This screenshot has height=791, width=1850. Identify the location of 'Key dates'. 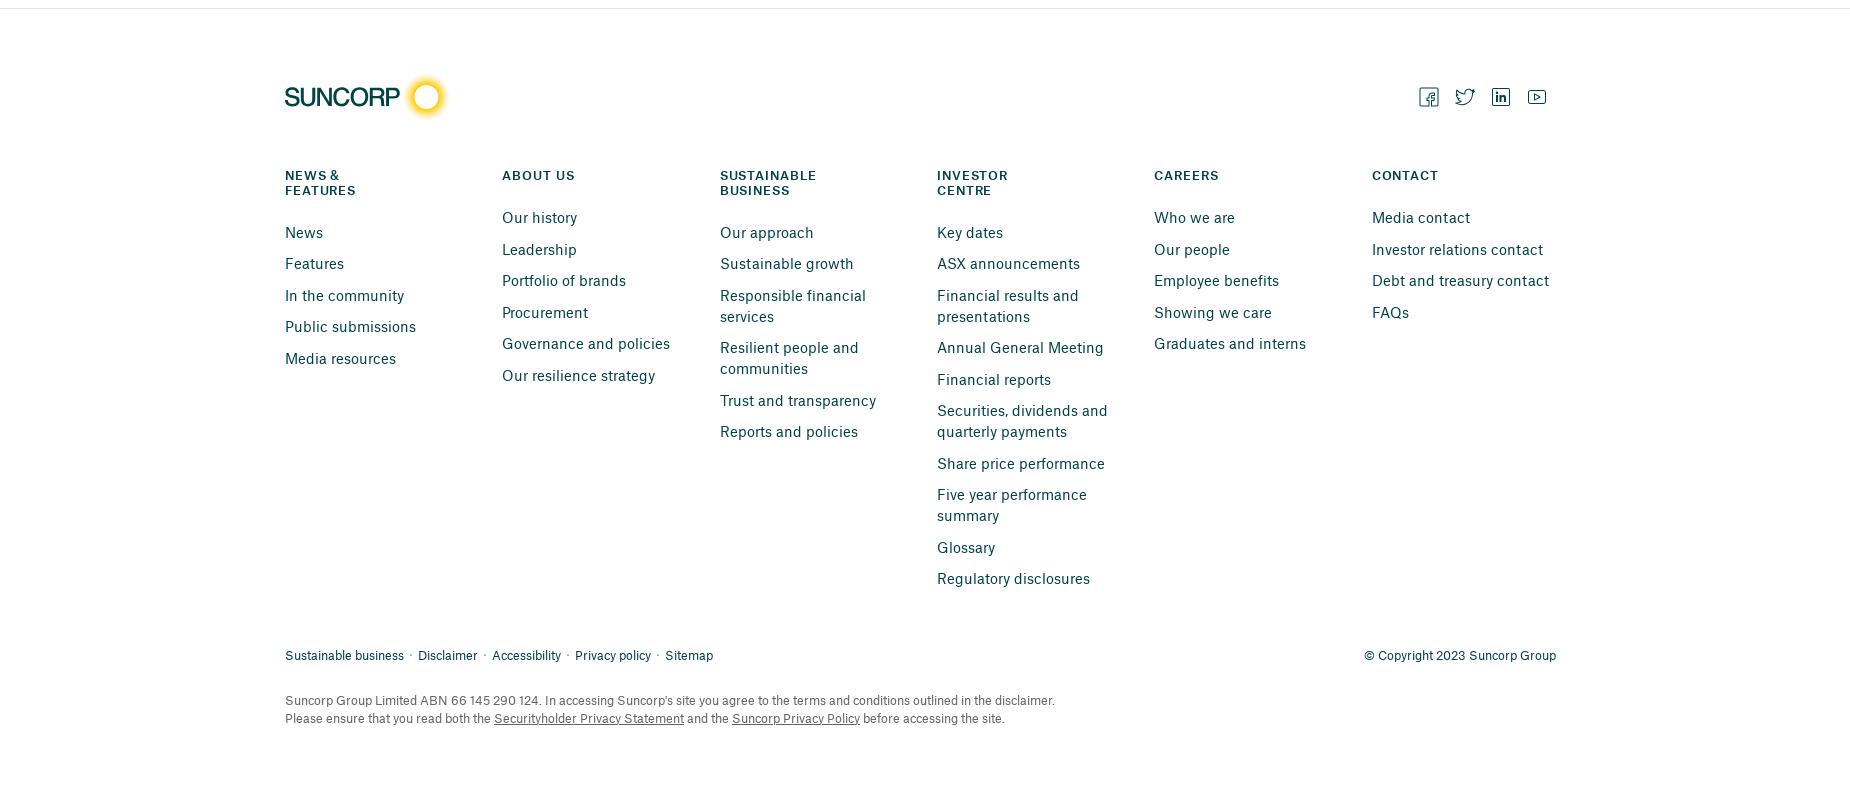
(968, 229).